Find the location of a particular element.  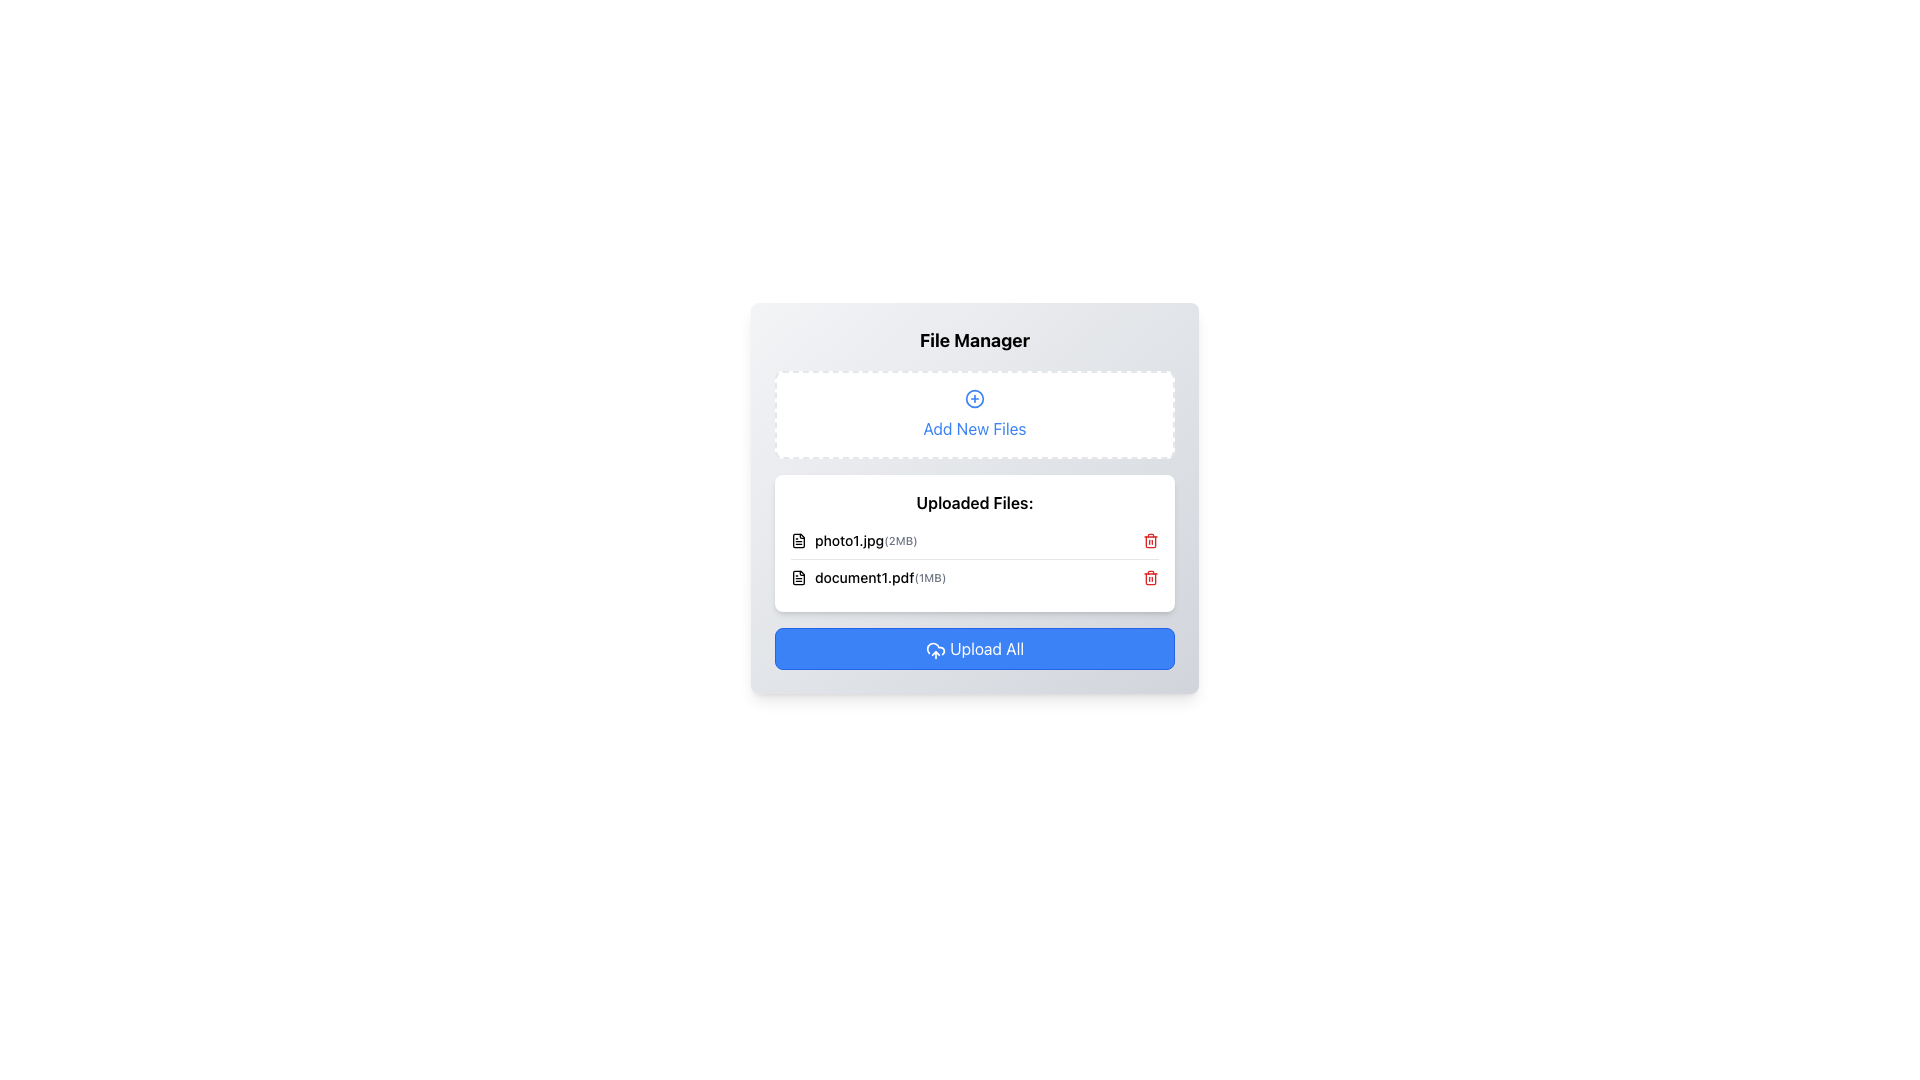

the SVG icon representing the uploaded document file 'document1.pdf' to focus on it is located at coordinates (797, 578).